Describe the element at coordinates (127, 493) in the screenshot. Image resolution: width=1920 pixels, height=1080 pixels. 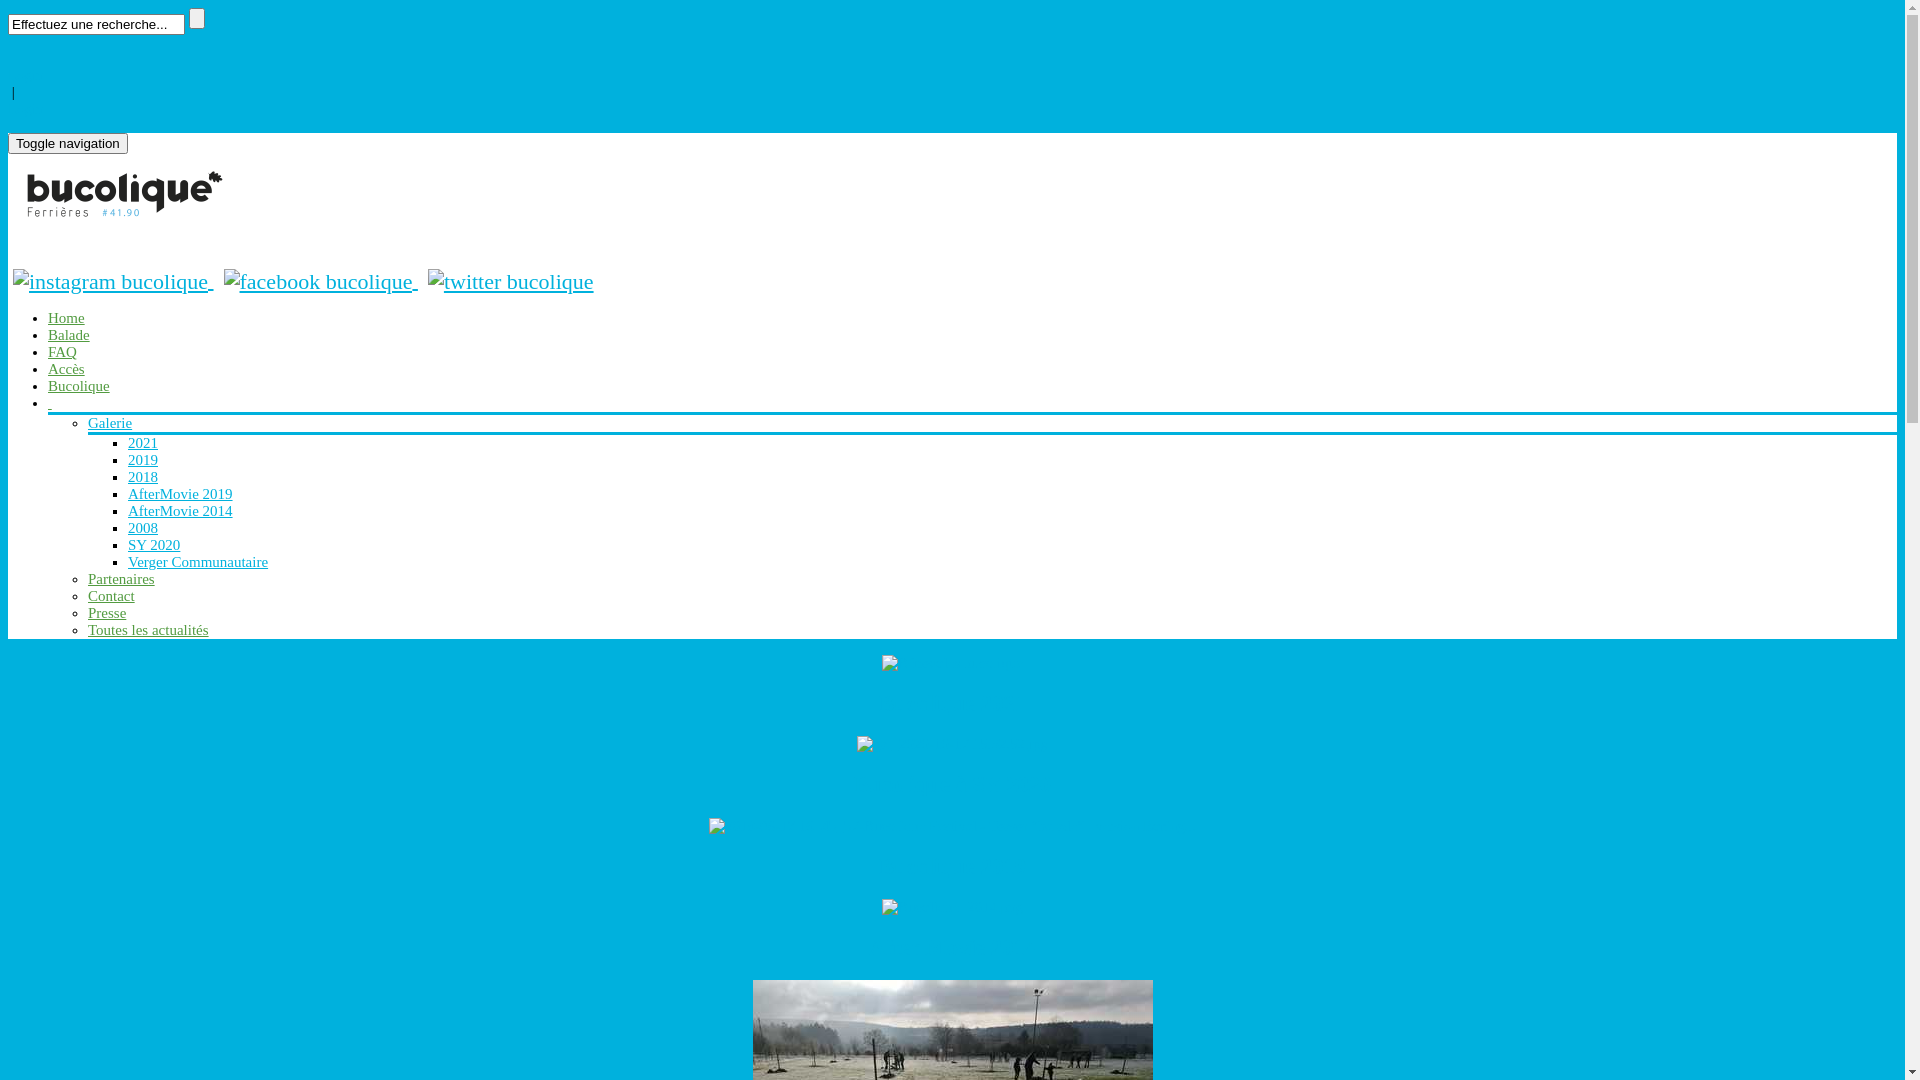
I see `'AfterMovie 2019'` at that location.